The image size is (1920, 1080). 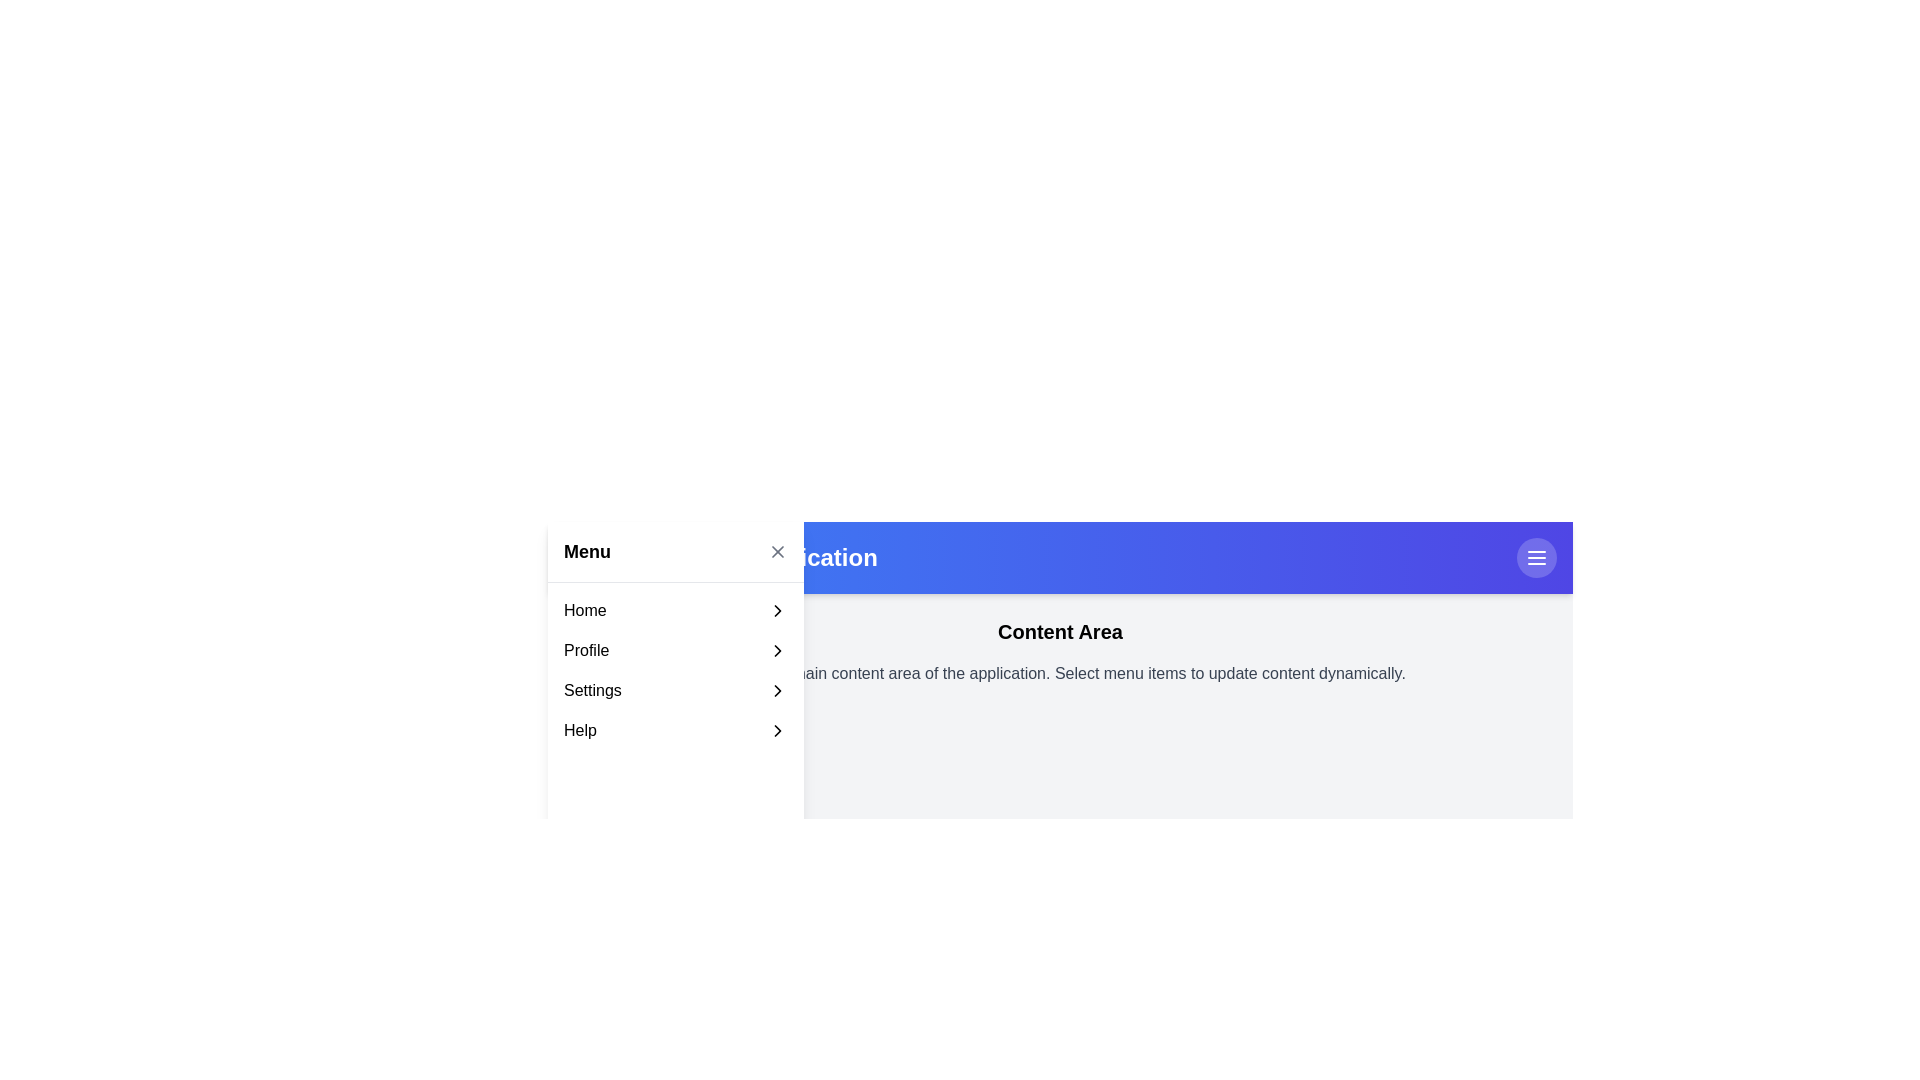 I want to click on the close button icon located in the top-right corner of the vertical menu section, so click(x=776, y=551).